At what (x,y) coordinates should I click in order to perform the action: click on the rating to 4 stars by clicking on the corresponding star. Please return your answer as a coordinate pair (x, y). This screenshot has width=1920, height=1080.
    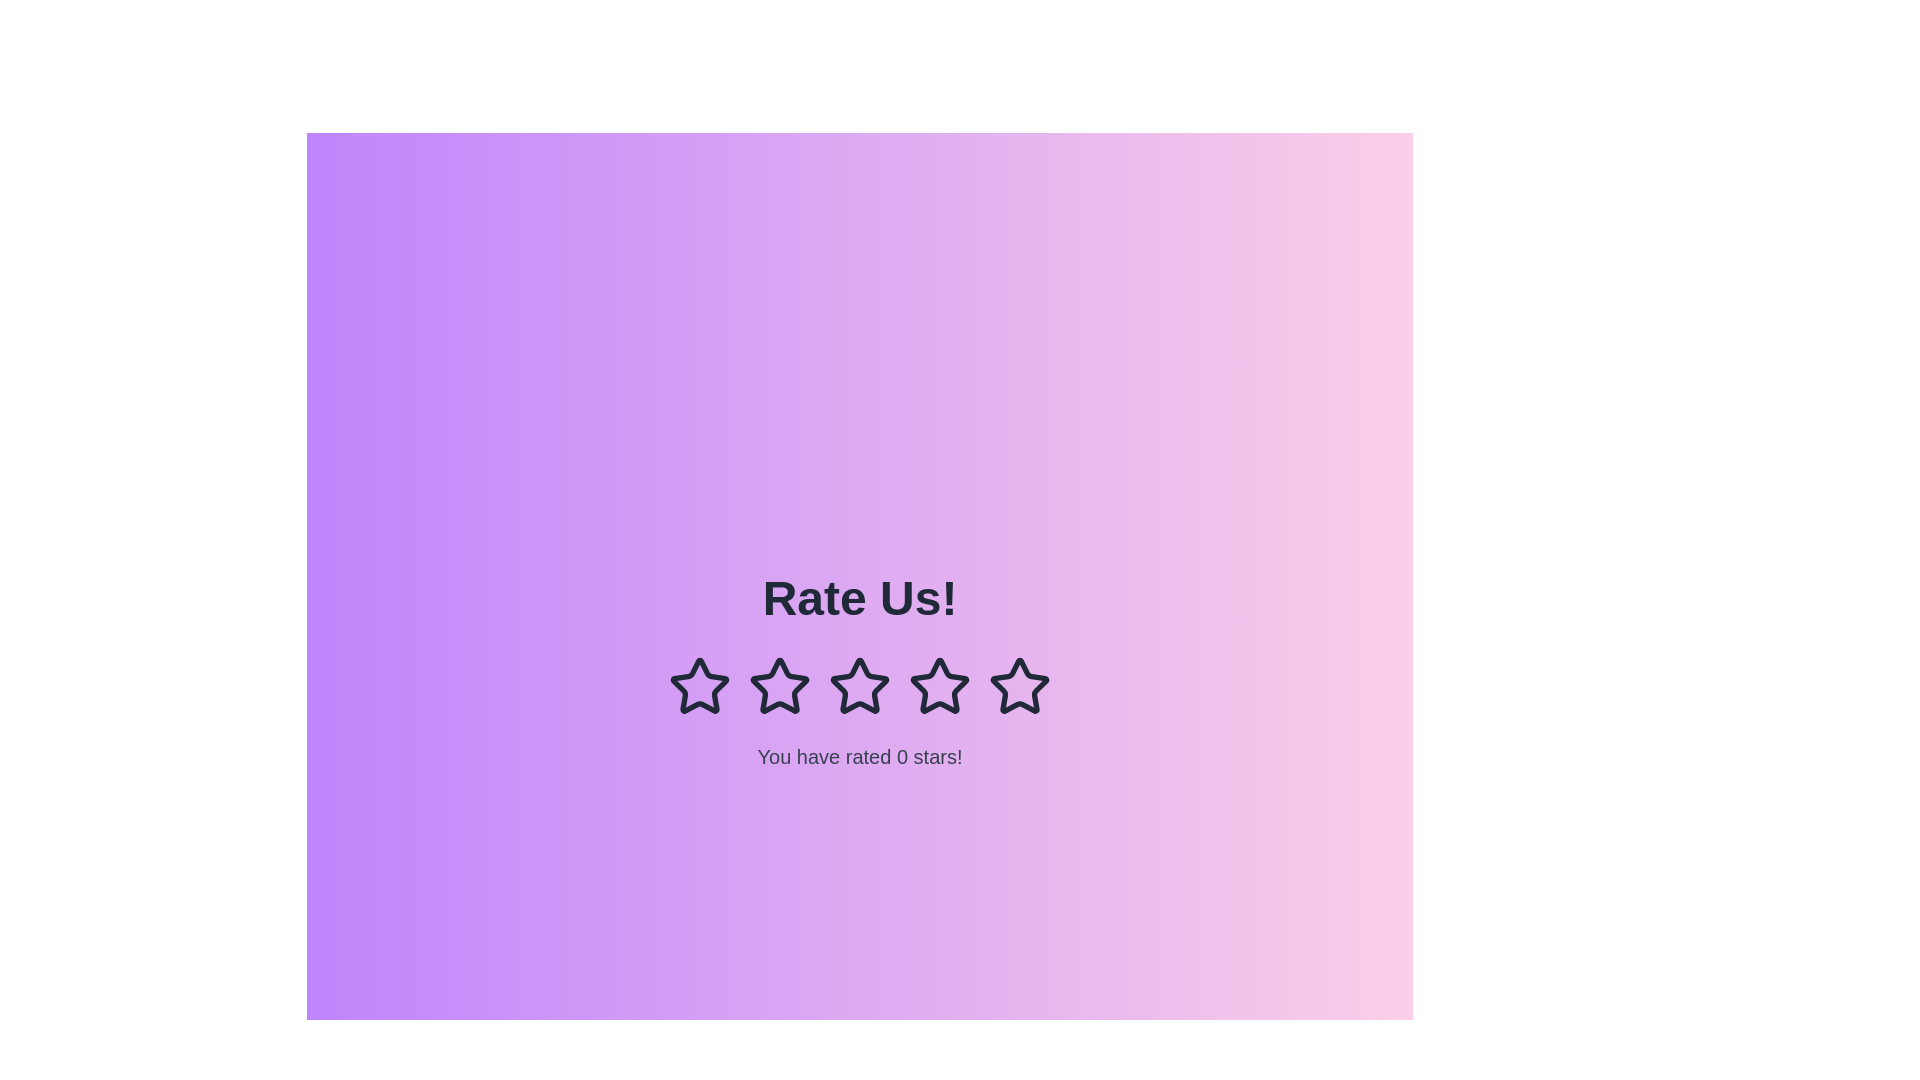
    Looking at the image, I should click on (939, 685).